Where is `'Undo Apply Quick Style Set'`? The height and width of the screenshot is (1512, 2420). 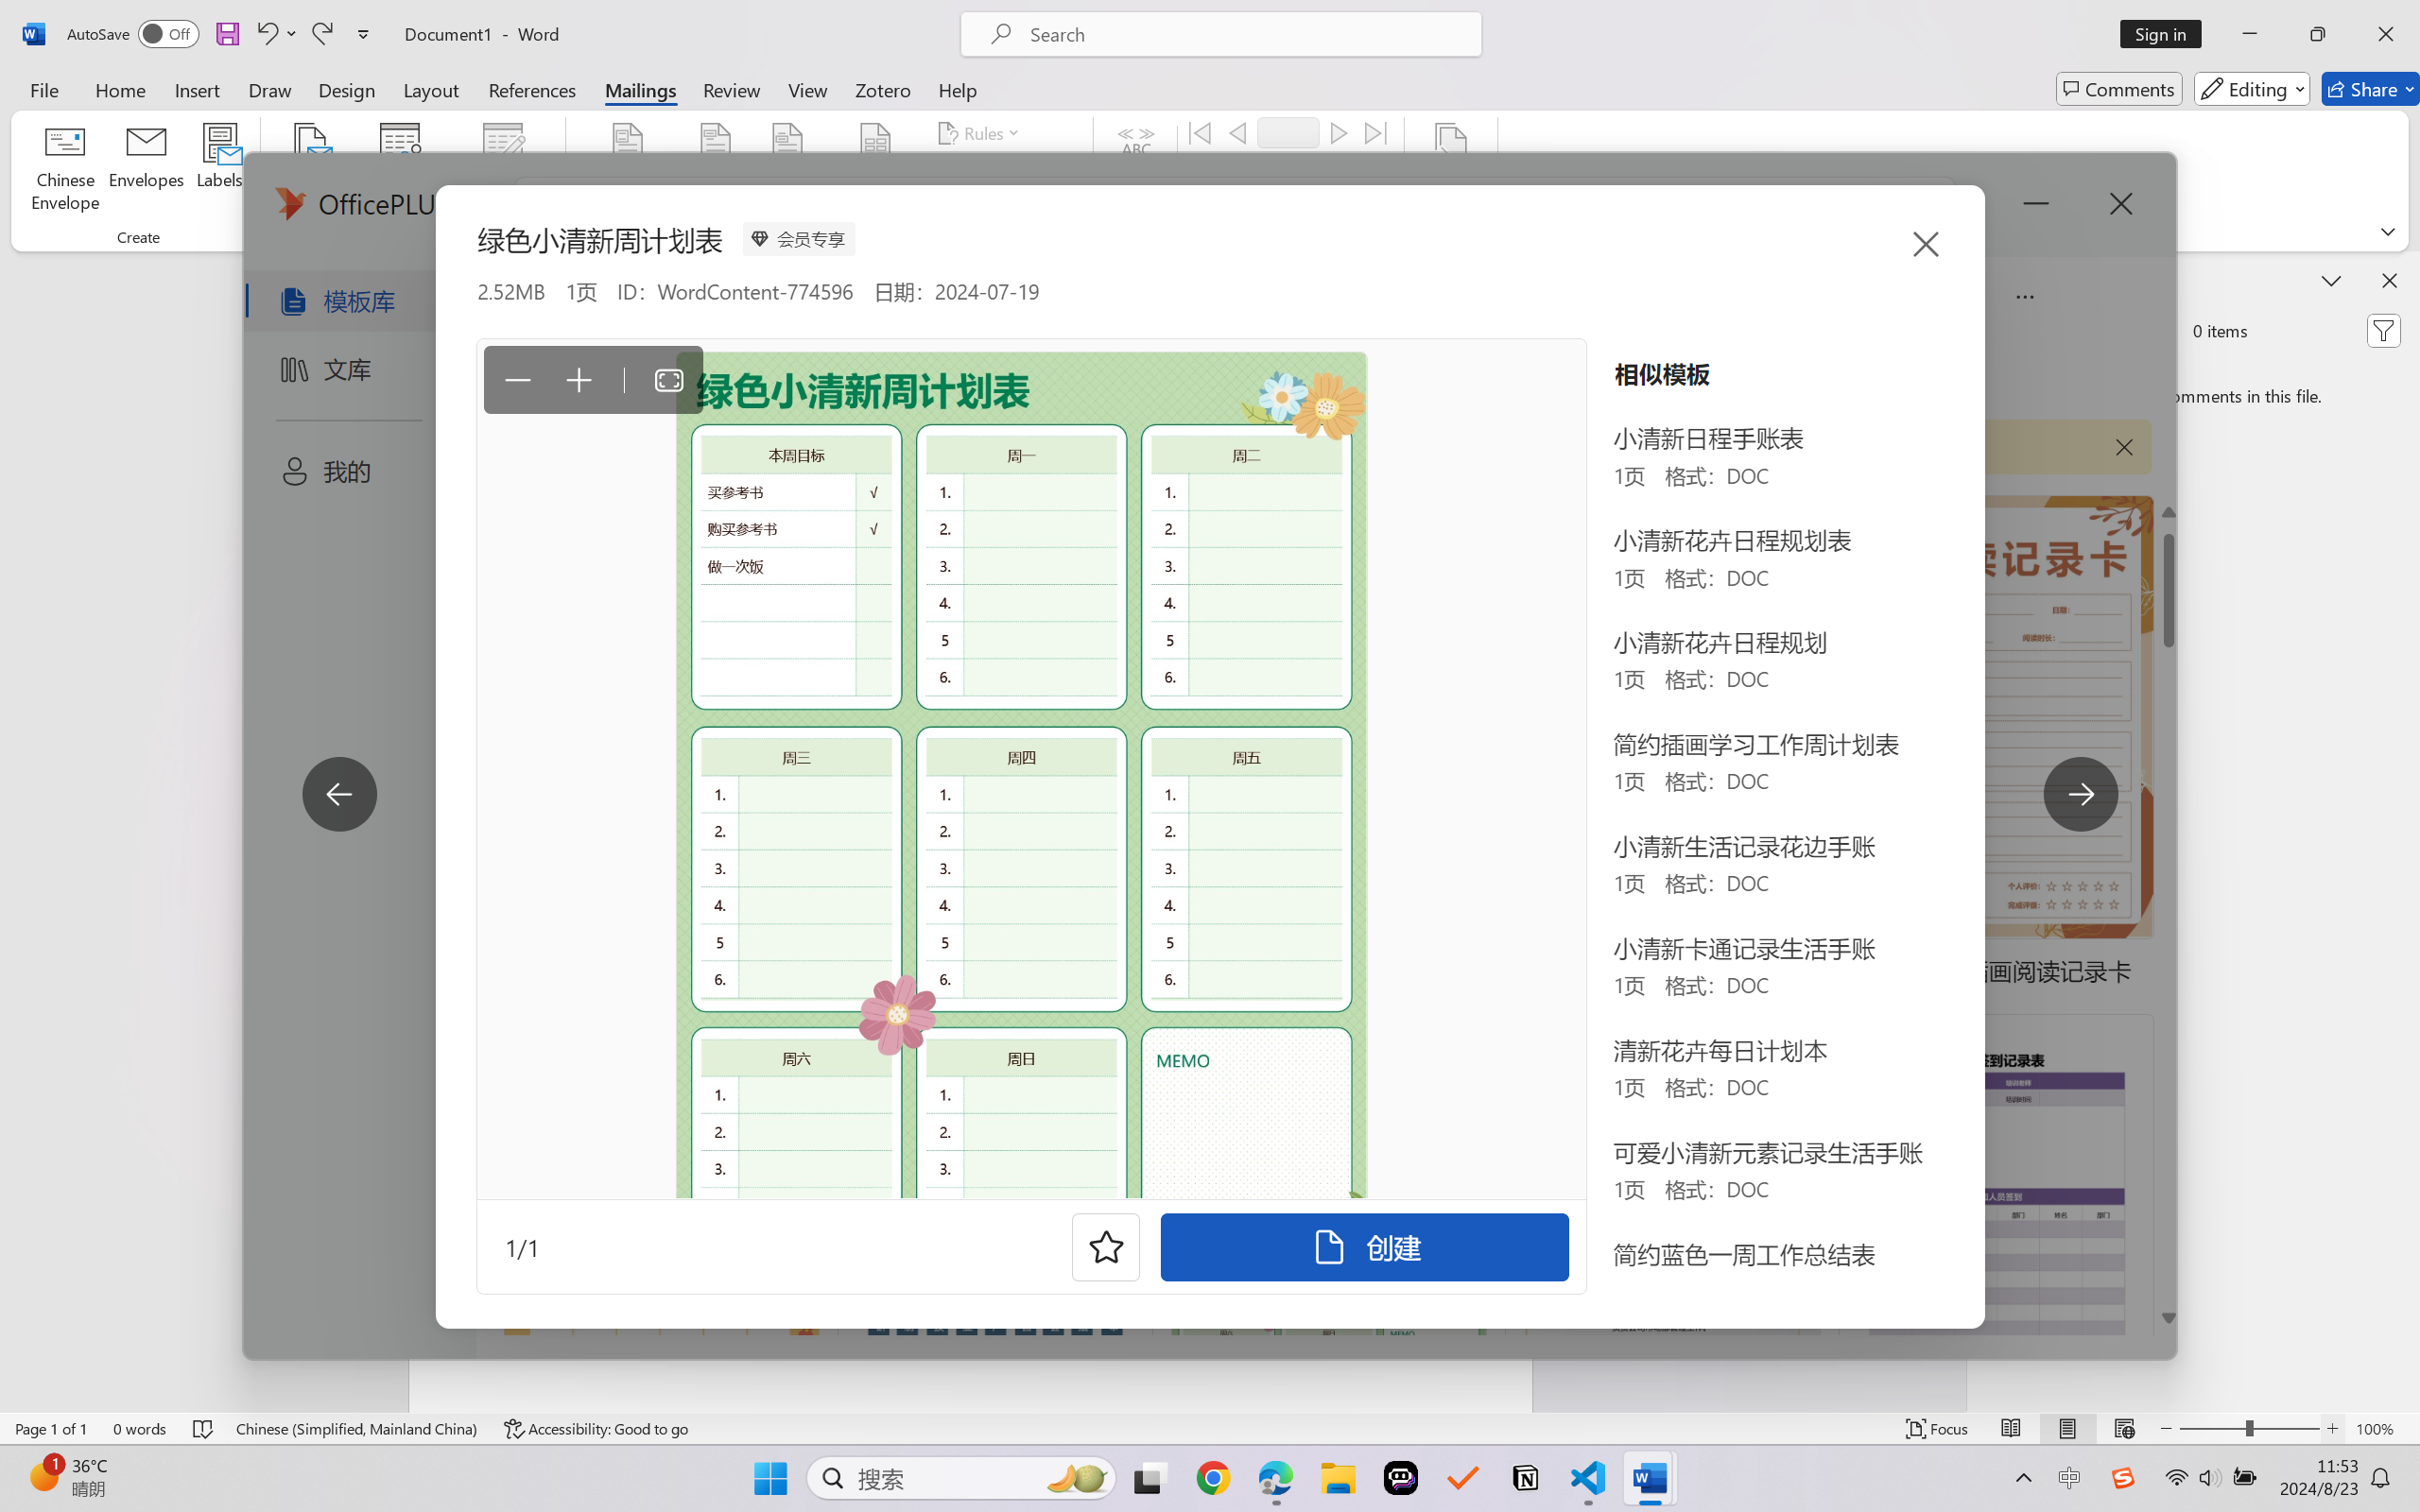 'Undo Apply Quick Style Set' is located at coordinates (265, 33).